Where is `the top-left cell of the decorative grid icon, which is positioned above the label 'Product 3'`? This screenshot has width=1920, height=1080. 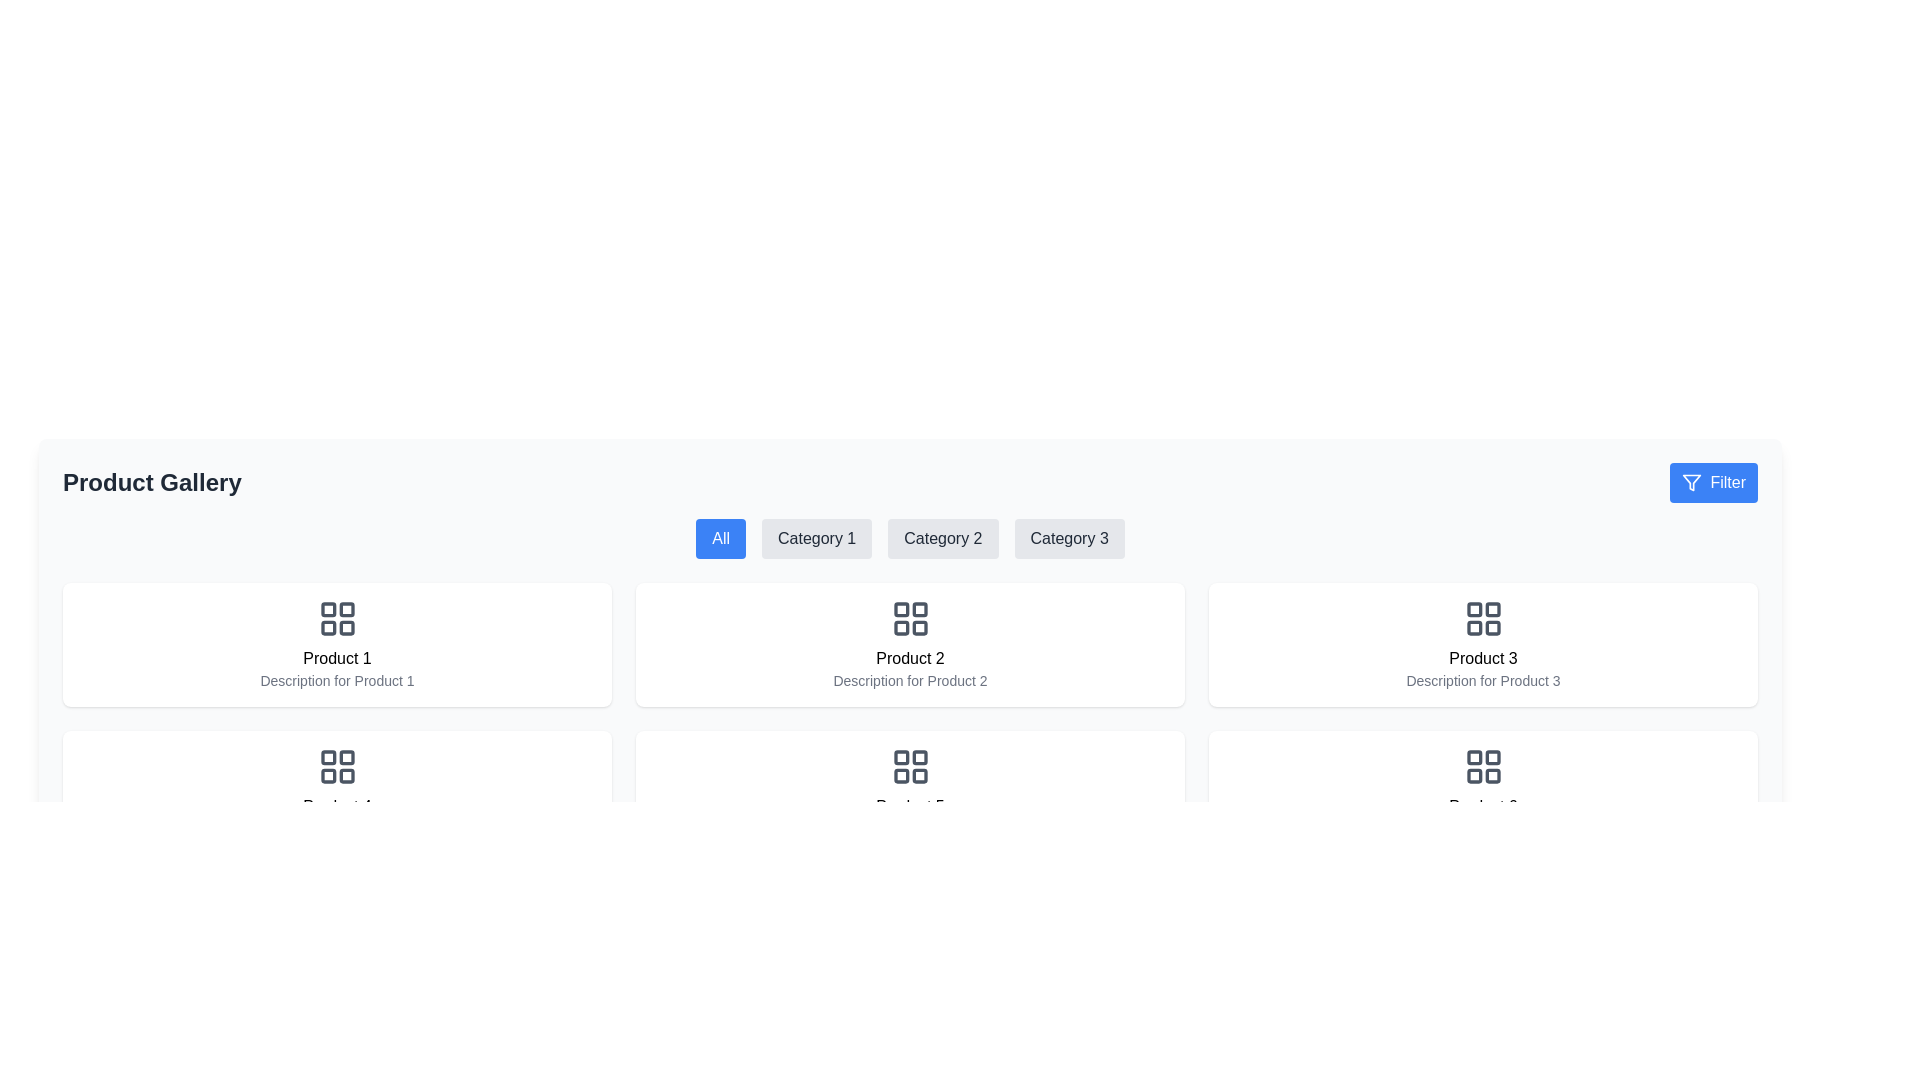 the top-left cell of the decorative grid icon, which is positioned above the label 'Product 3' is located at coordinates (1474, 608).